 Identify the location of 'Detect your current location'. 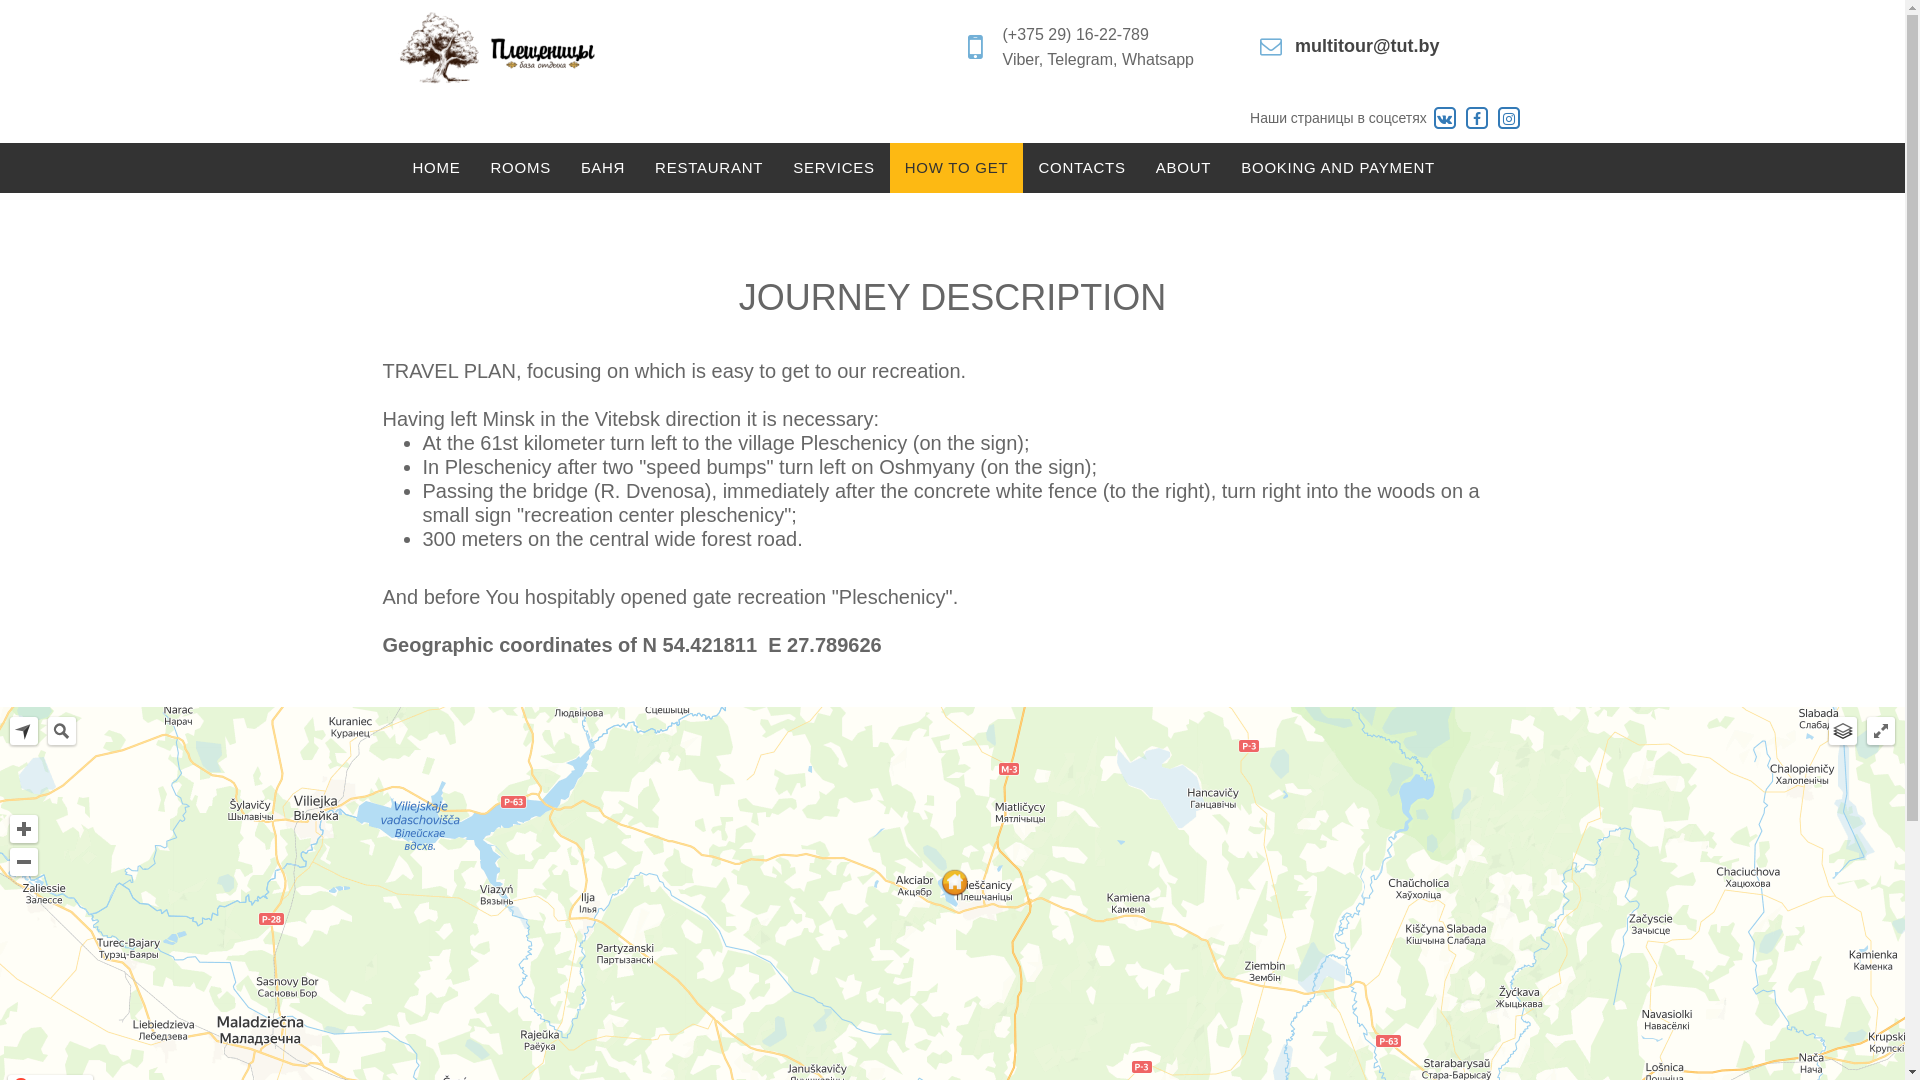
(24, 731).